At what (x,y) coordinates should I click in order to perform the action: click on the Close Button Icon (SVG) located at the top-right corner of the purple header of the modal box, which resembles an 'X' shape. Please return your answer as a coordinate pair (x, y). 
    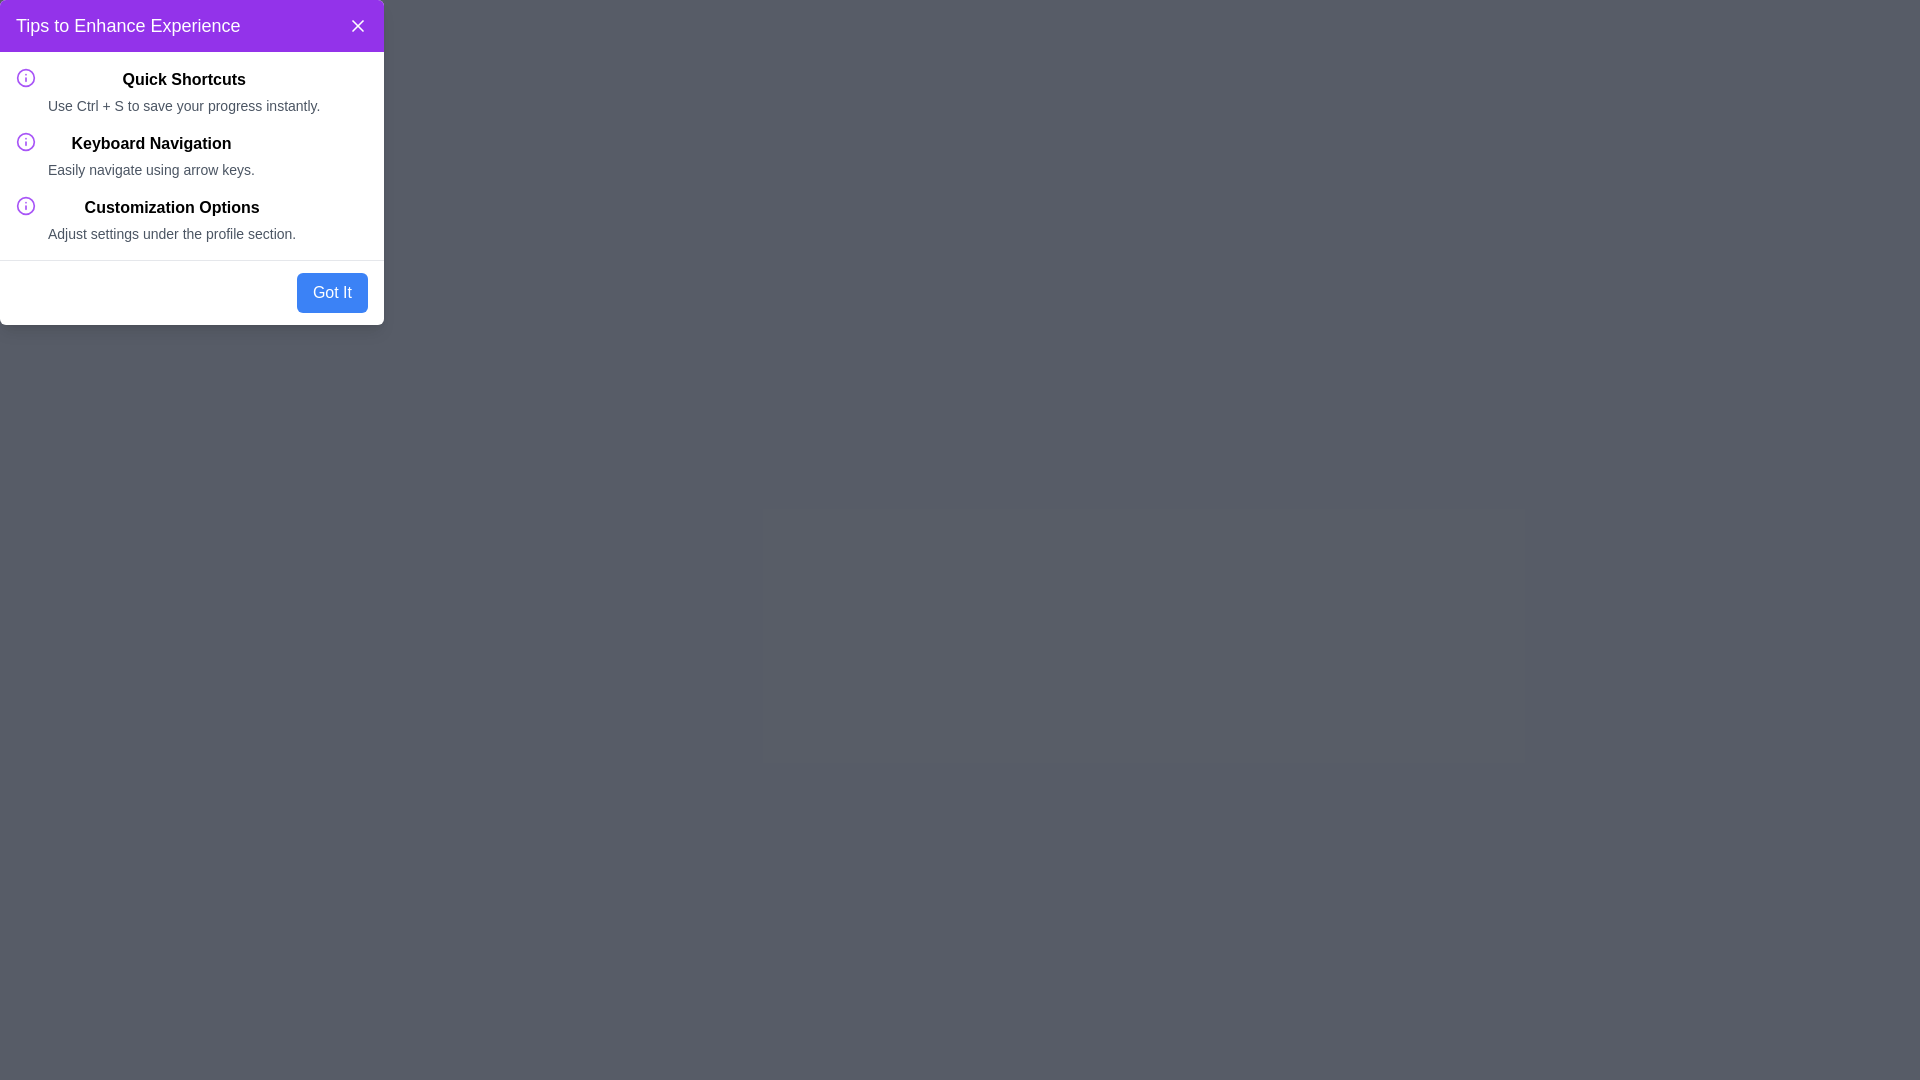
    Looking at the image, I should click on (358, 26).